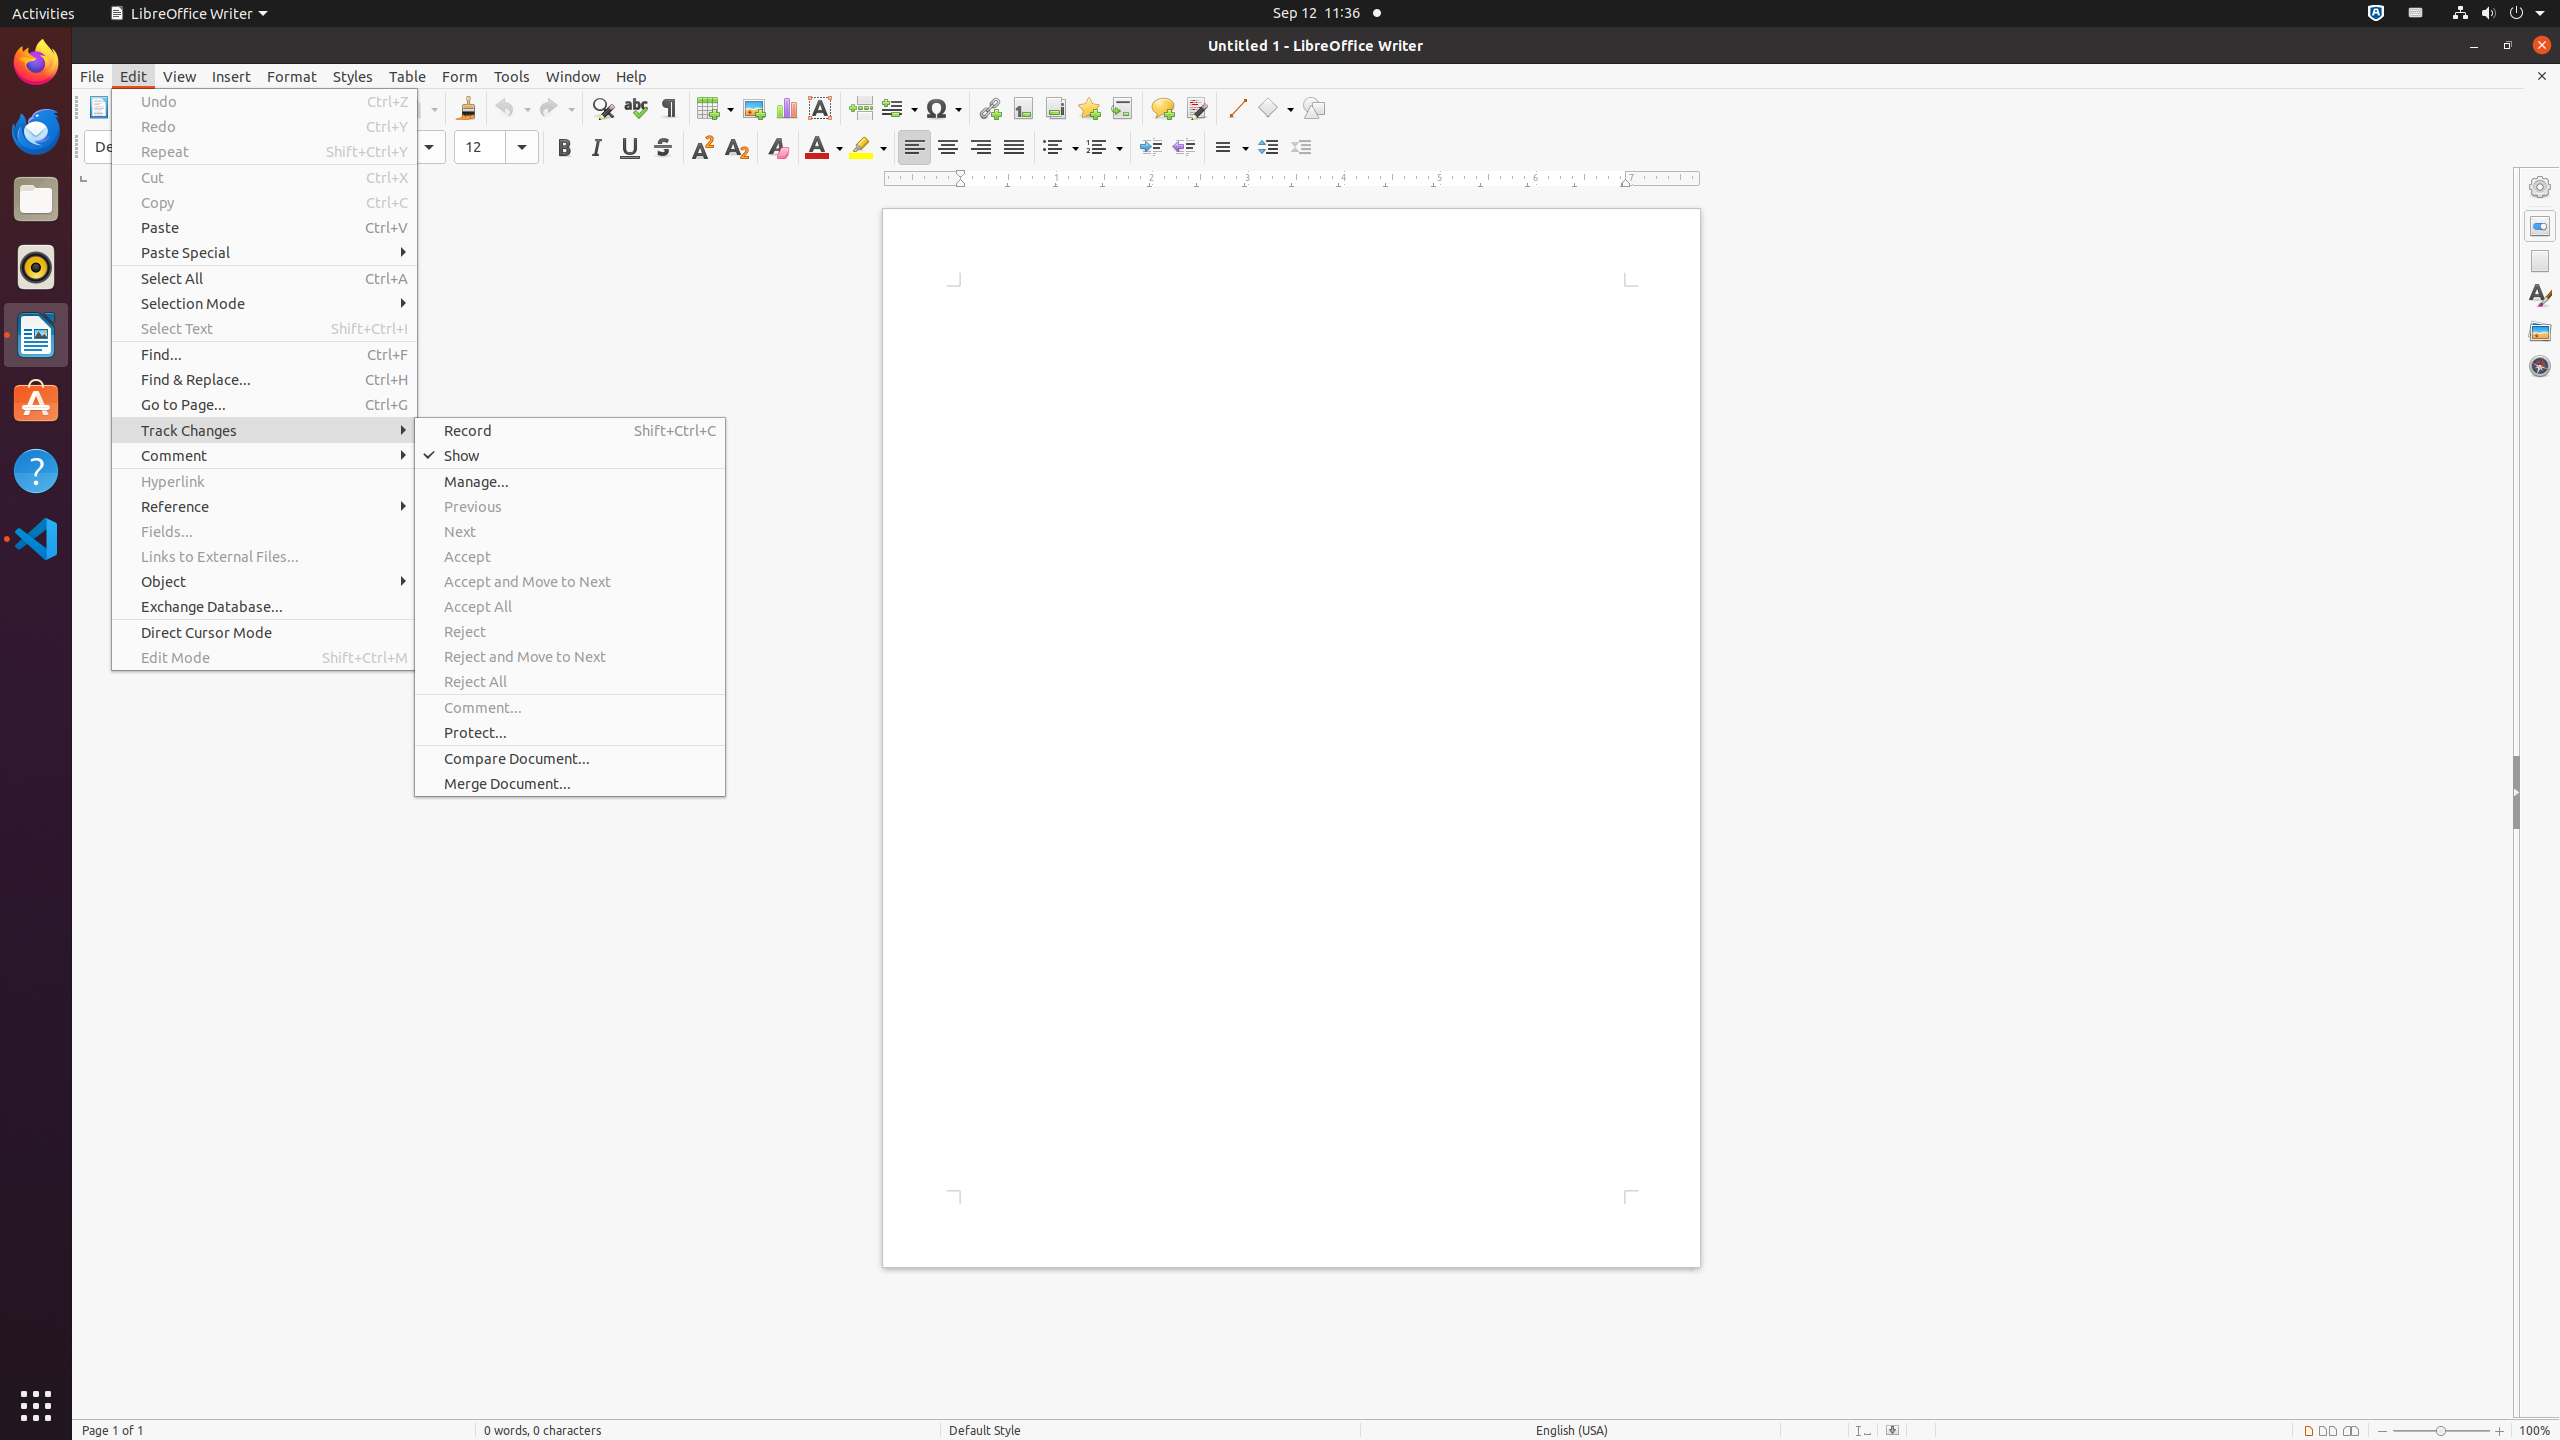 This screenshot has height=1440, width=2560. I want to click on 'Accept All', so click(570, 605).